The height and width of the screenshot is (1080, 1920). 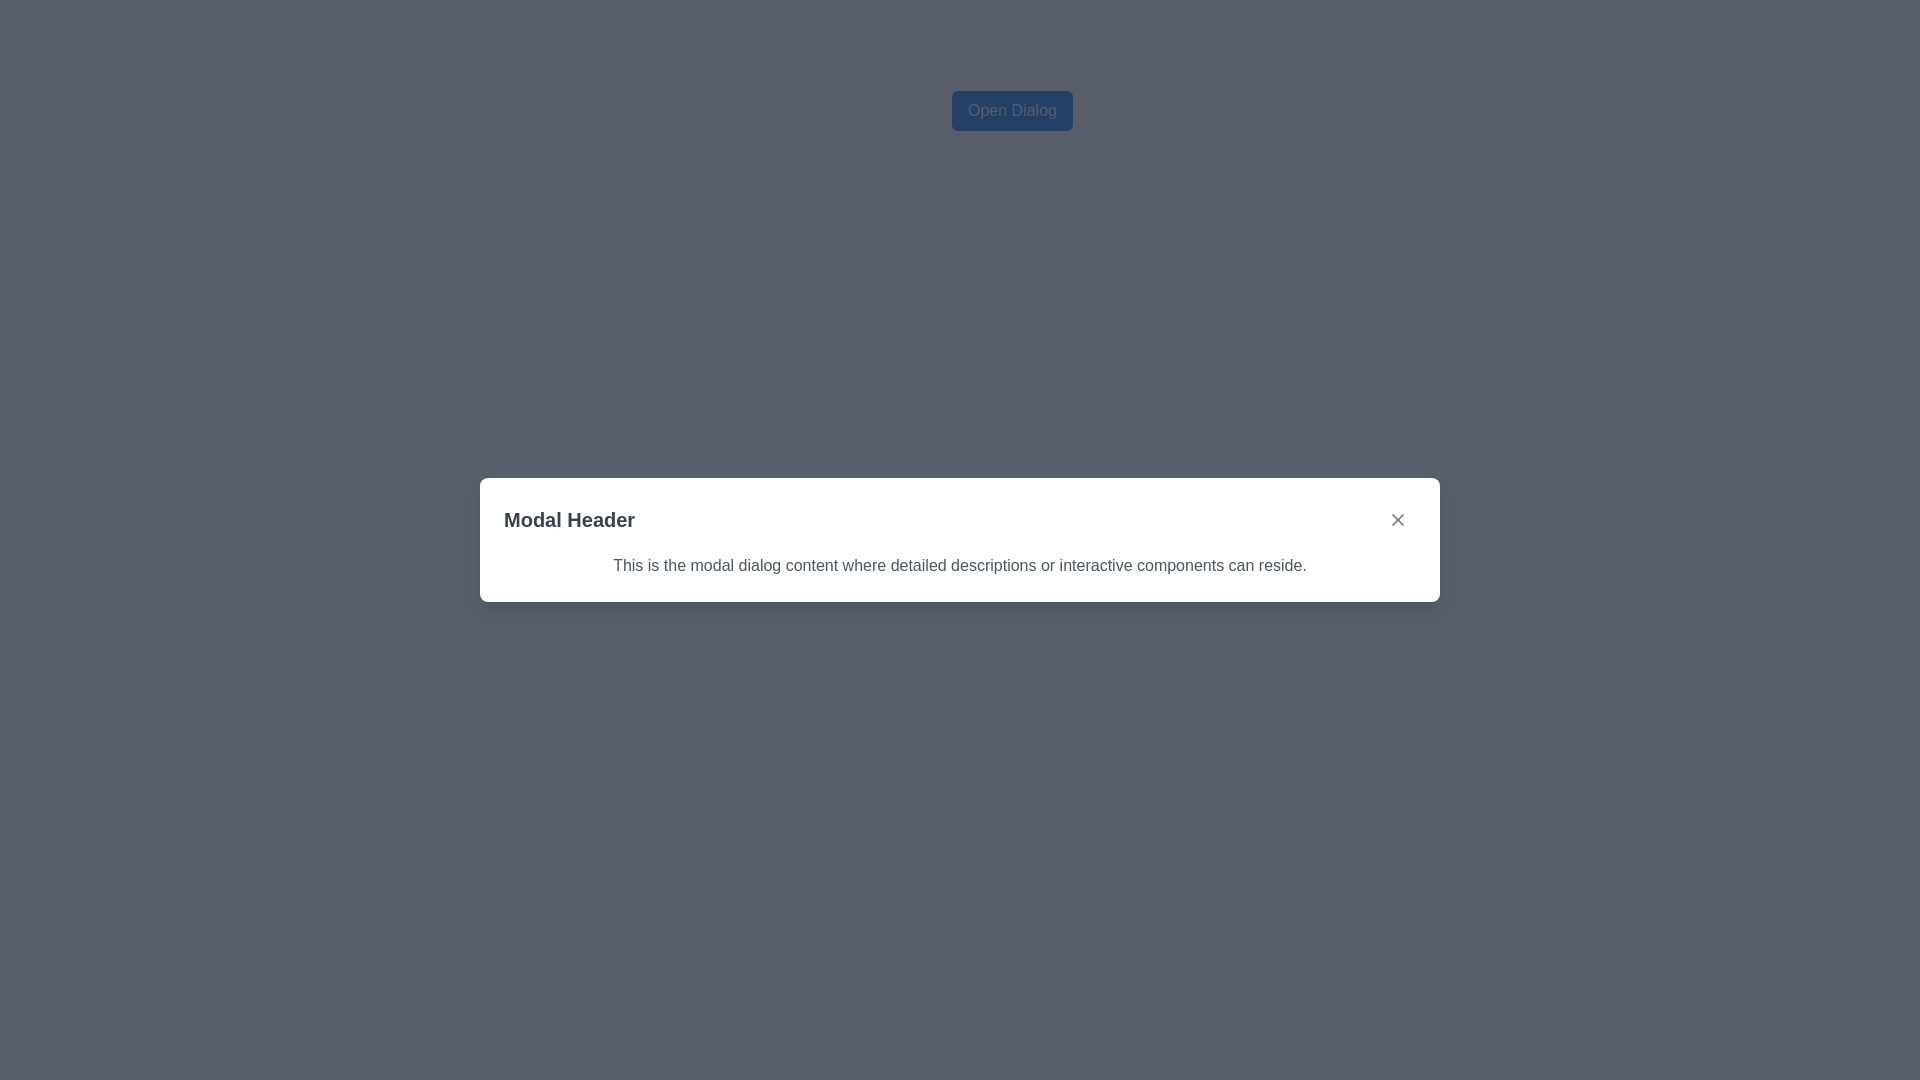 What do you see at coordinates (1396, 519) in the screenshot?
I see `the close icon located in the top-right corner of the modal header to trigger a visual change, such as a color change` at bounding box center [1396, 519].